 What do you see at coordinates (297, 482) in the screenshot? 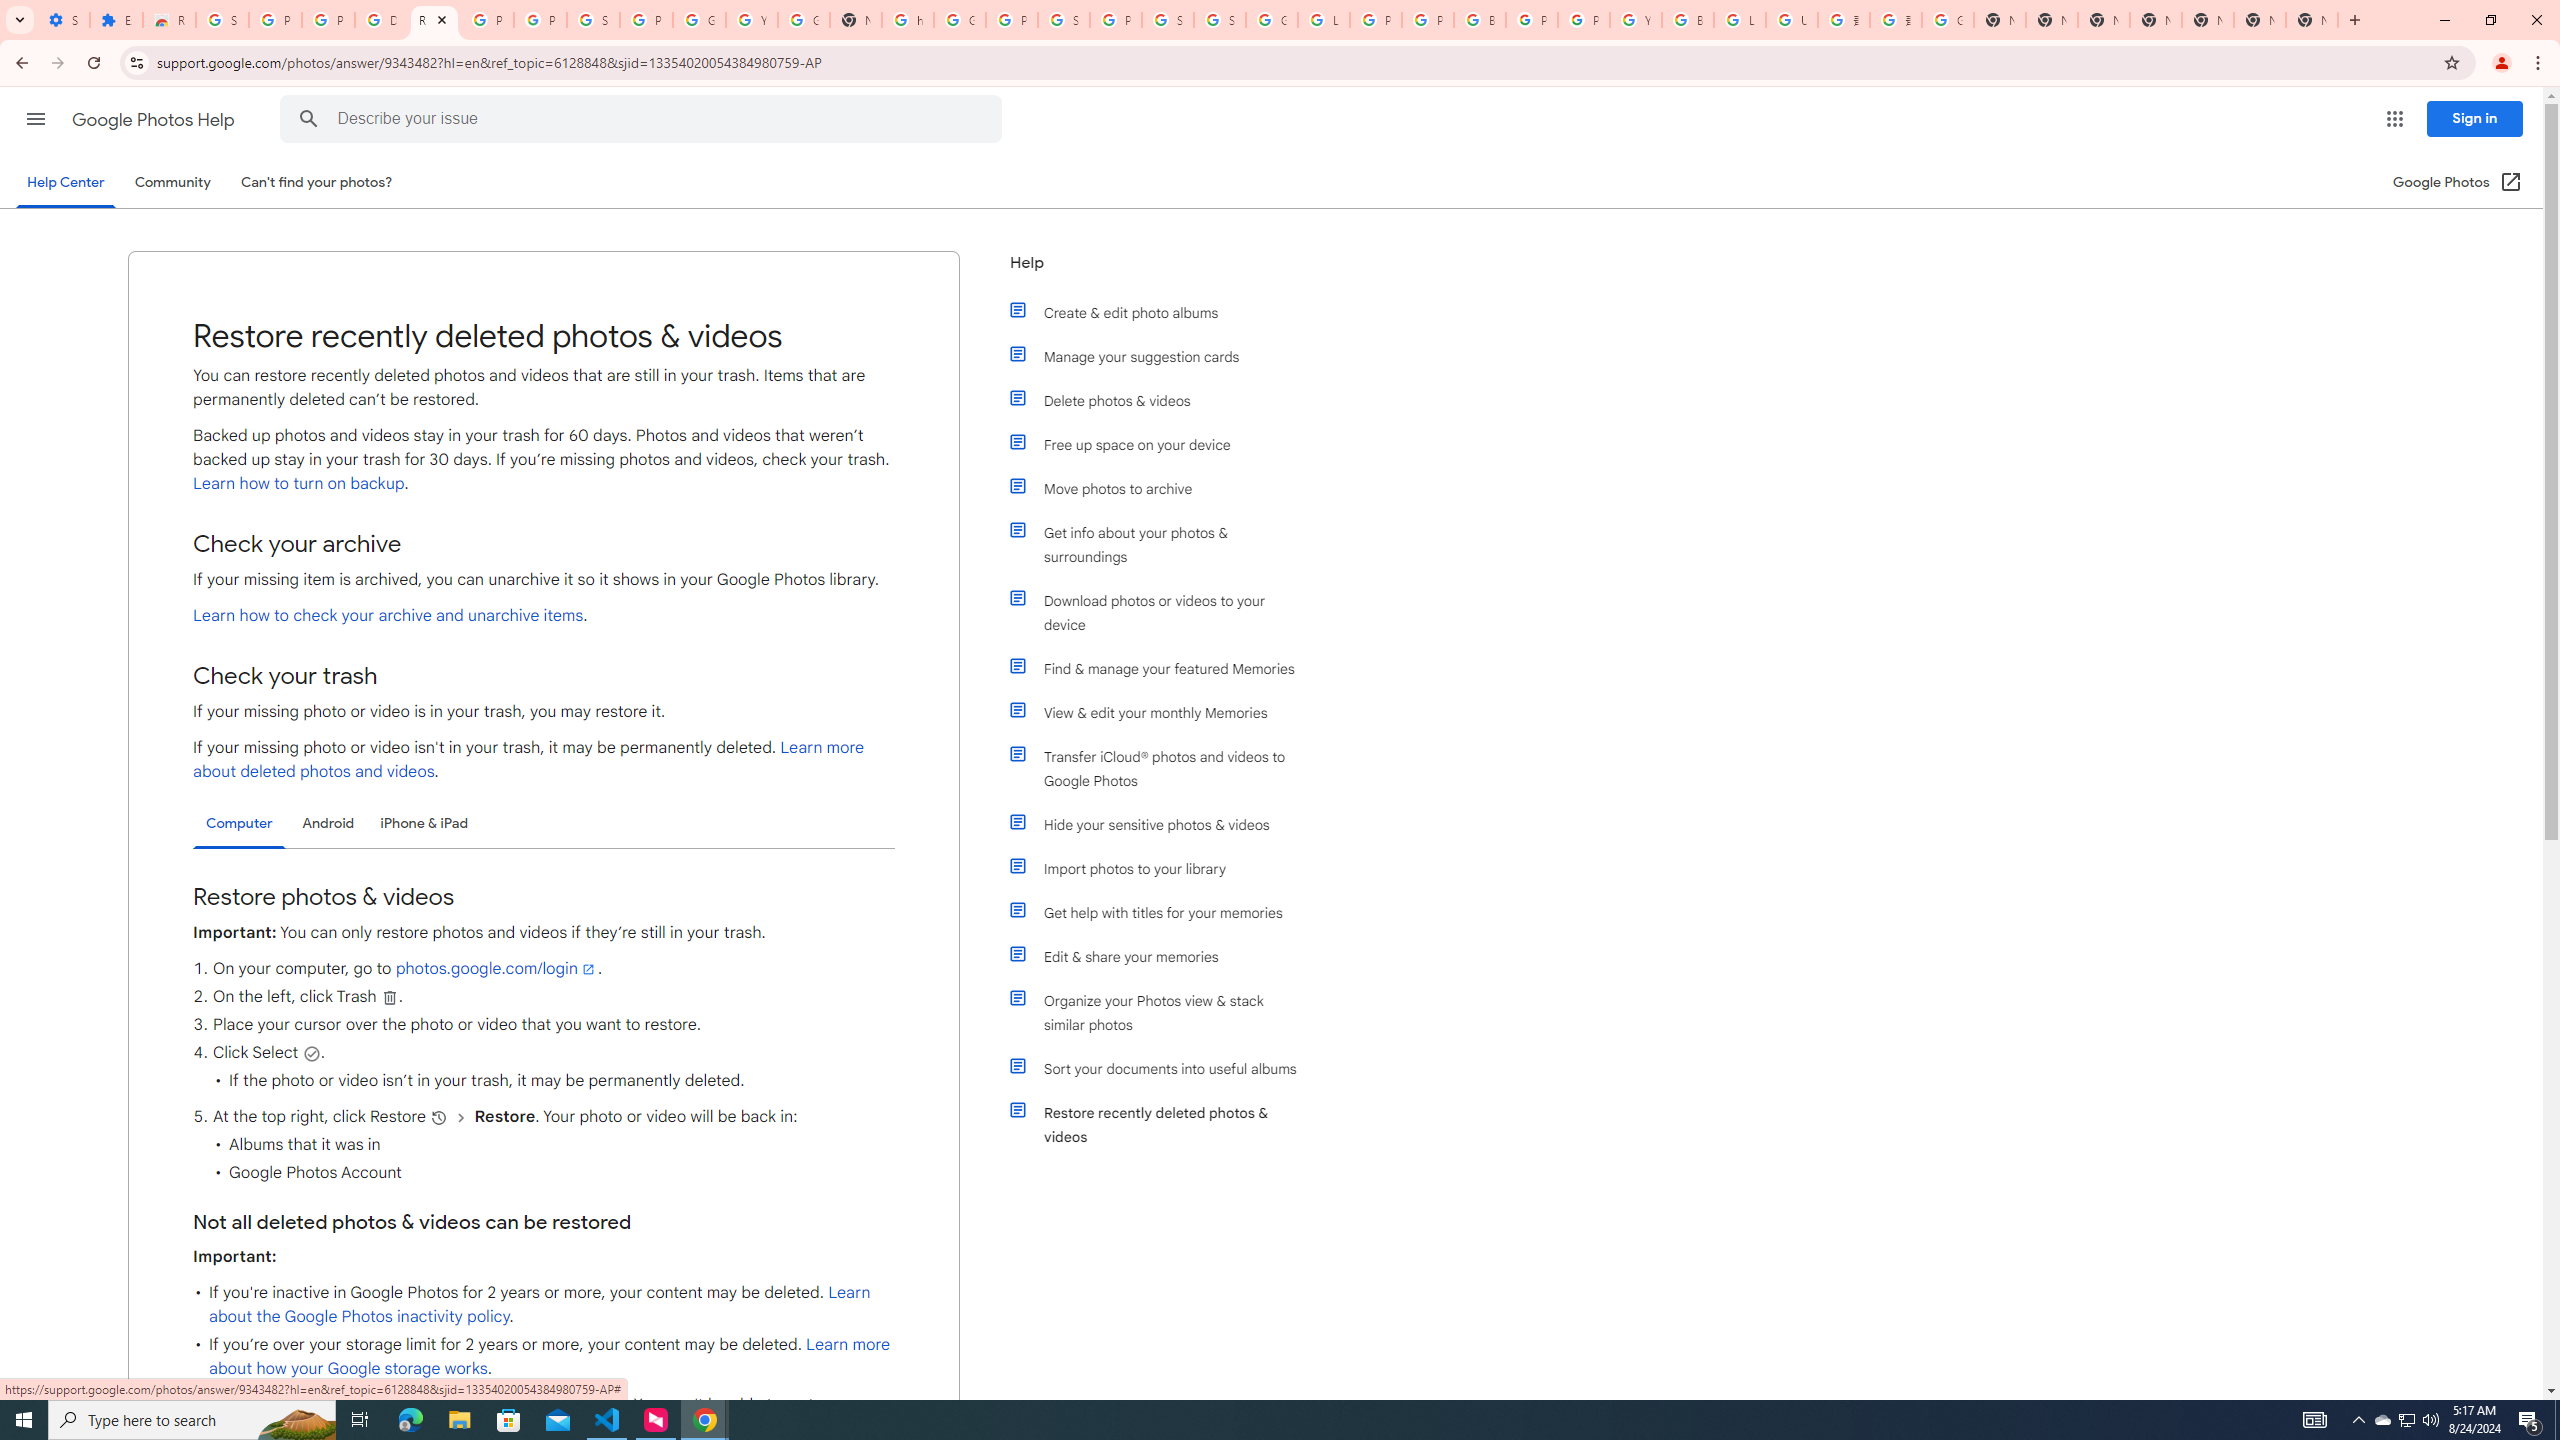
I see `'Learn how to turn on backup'` at bounding box center [297, 482].